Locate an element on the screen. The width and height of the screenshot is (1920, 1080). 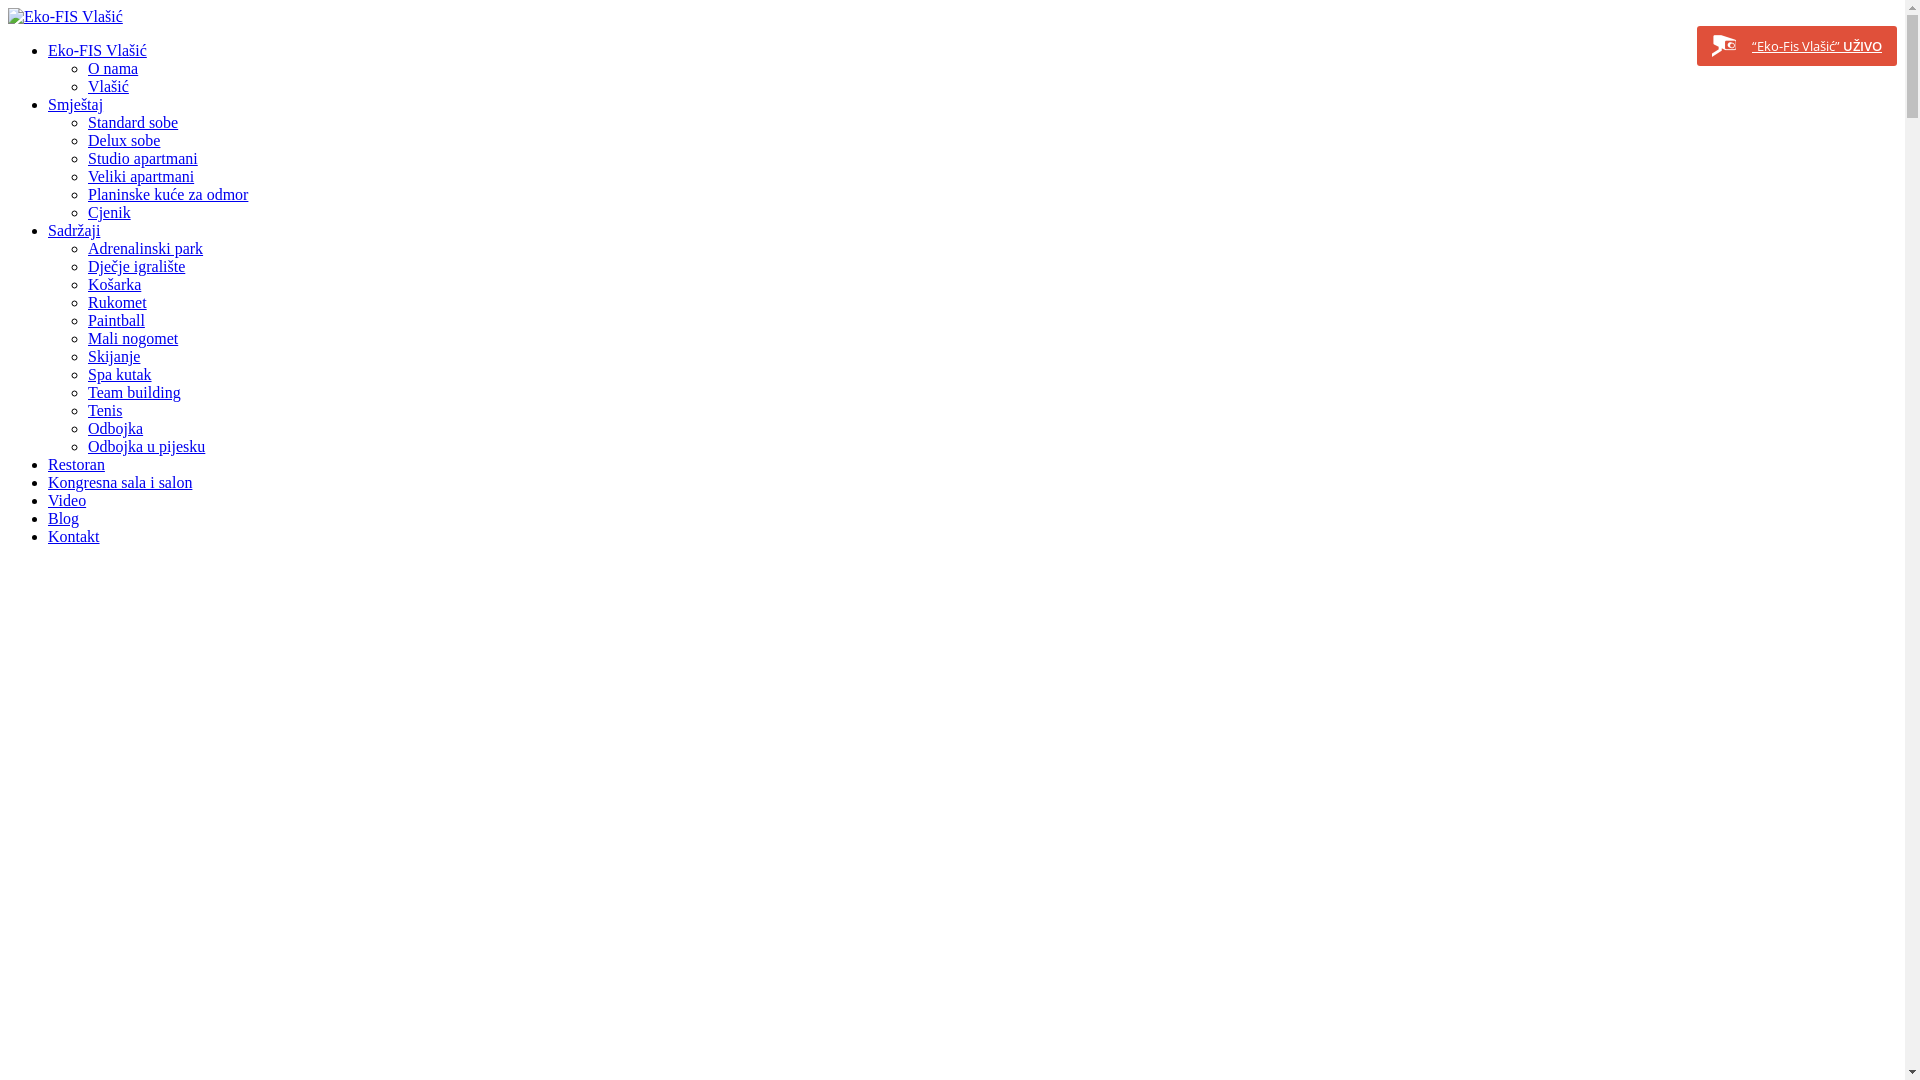
'Blog' is located at coordinates (63, 517).